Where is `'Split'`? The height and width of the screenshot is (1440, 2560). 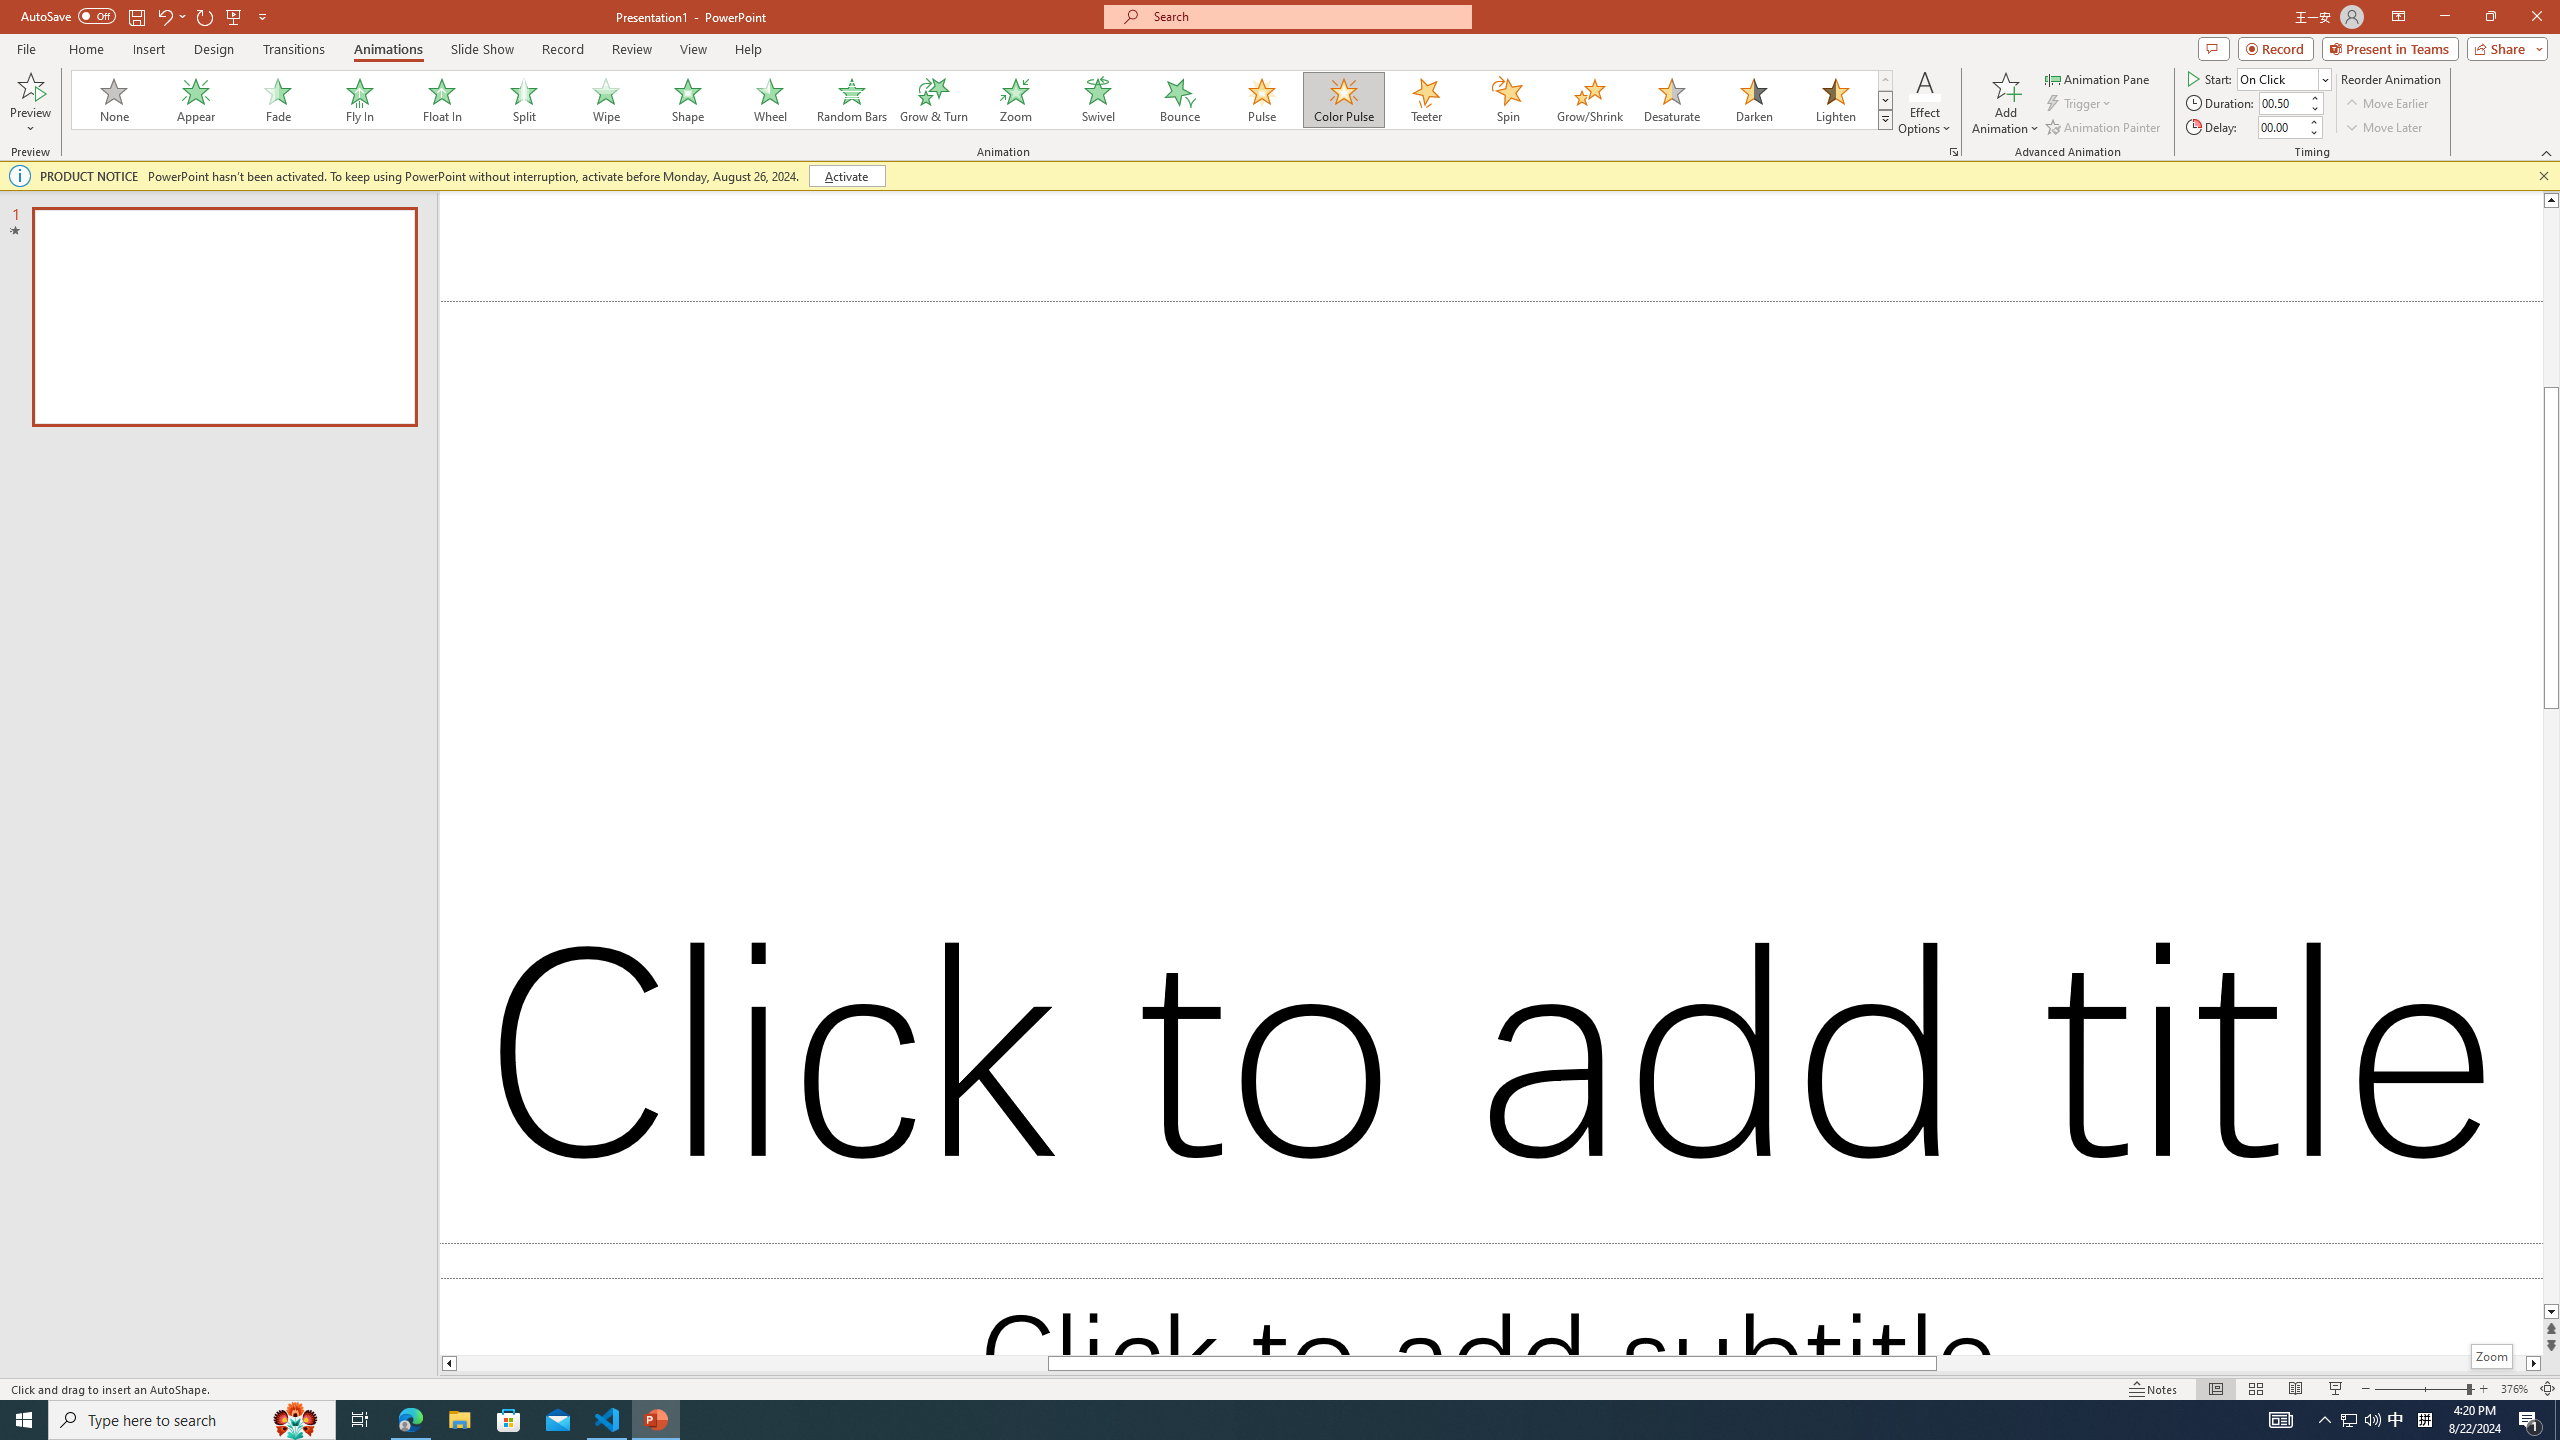 'Split' is located at coordinates (523, 99).